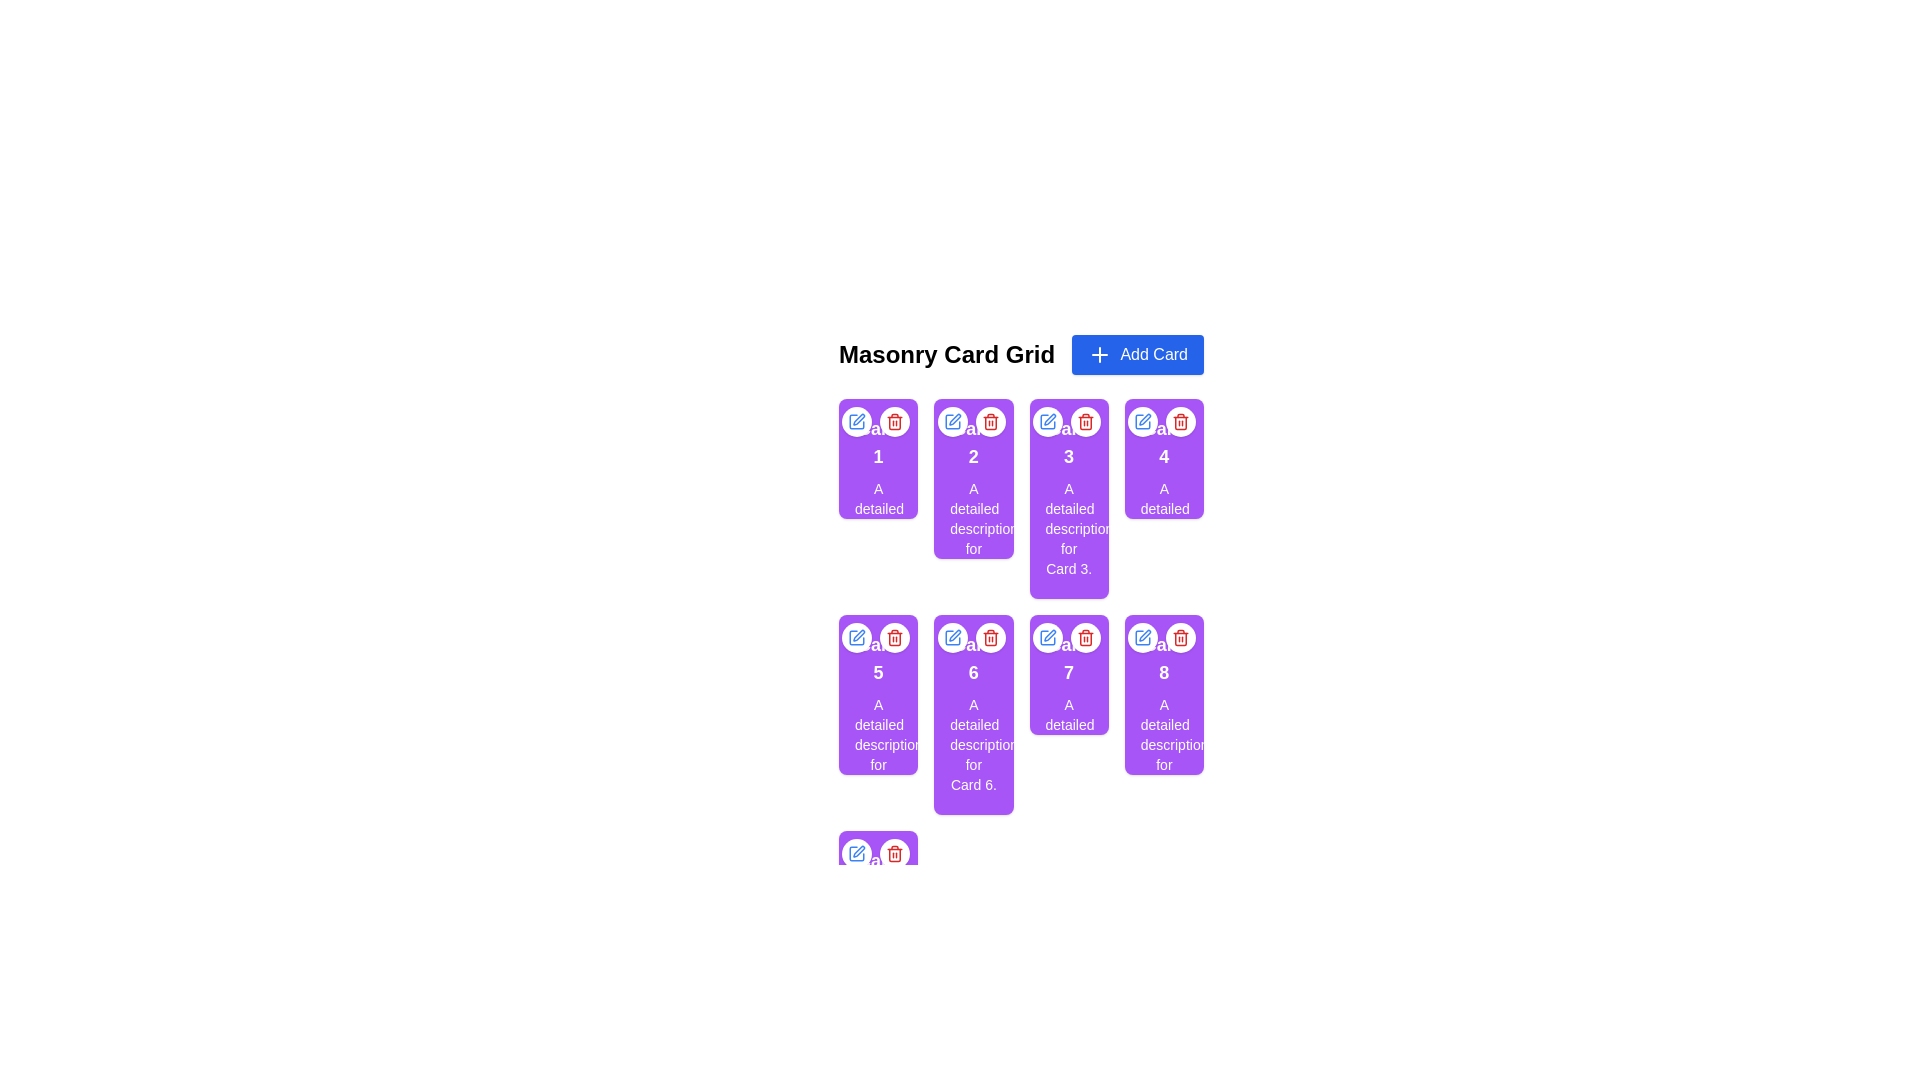 This screenshot has width=1920, height=1080. What do you see at coordinates (1180, 637) in the screenshot?
I see `the trash can icon located at the top-right corner of the card` at bounding box center [1180, 637].